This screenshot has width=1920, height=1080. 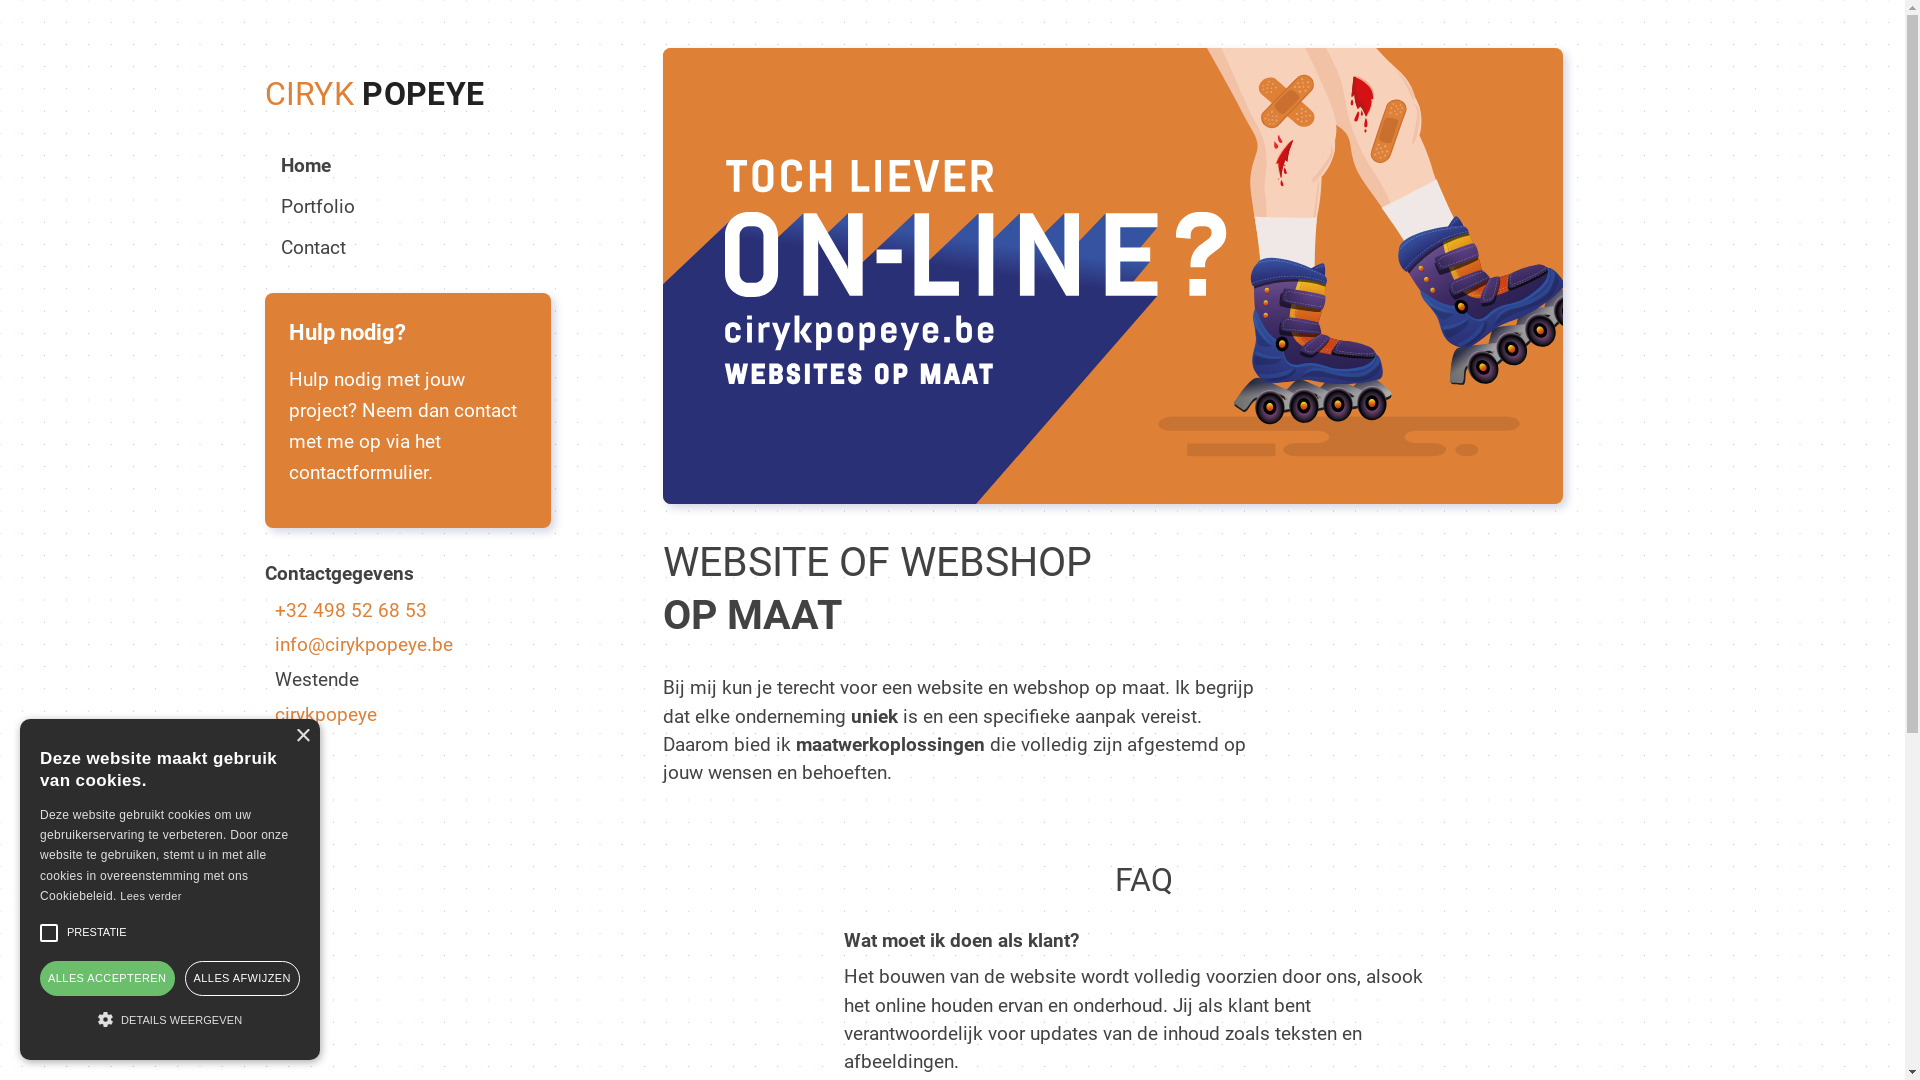 I want to click on 'Home', so click(x=304, y=164).